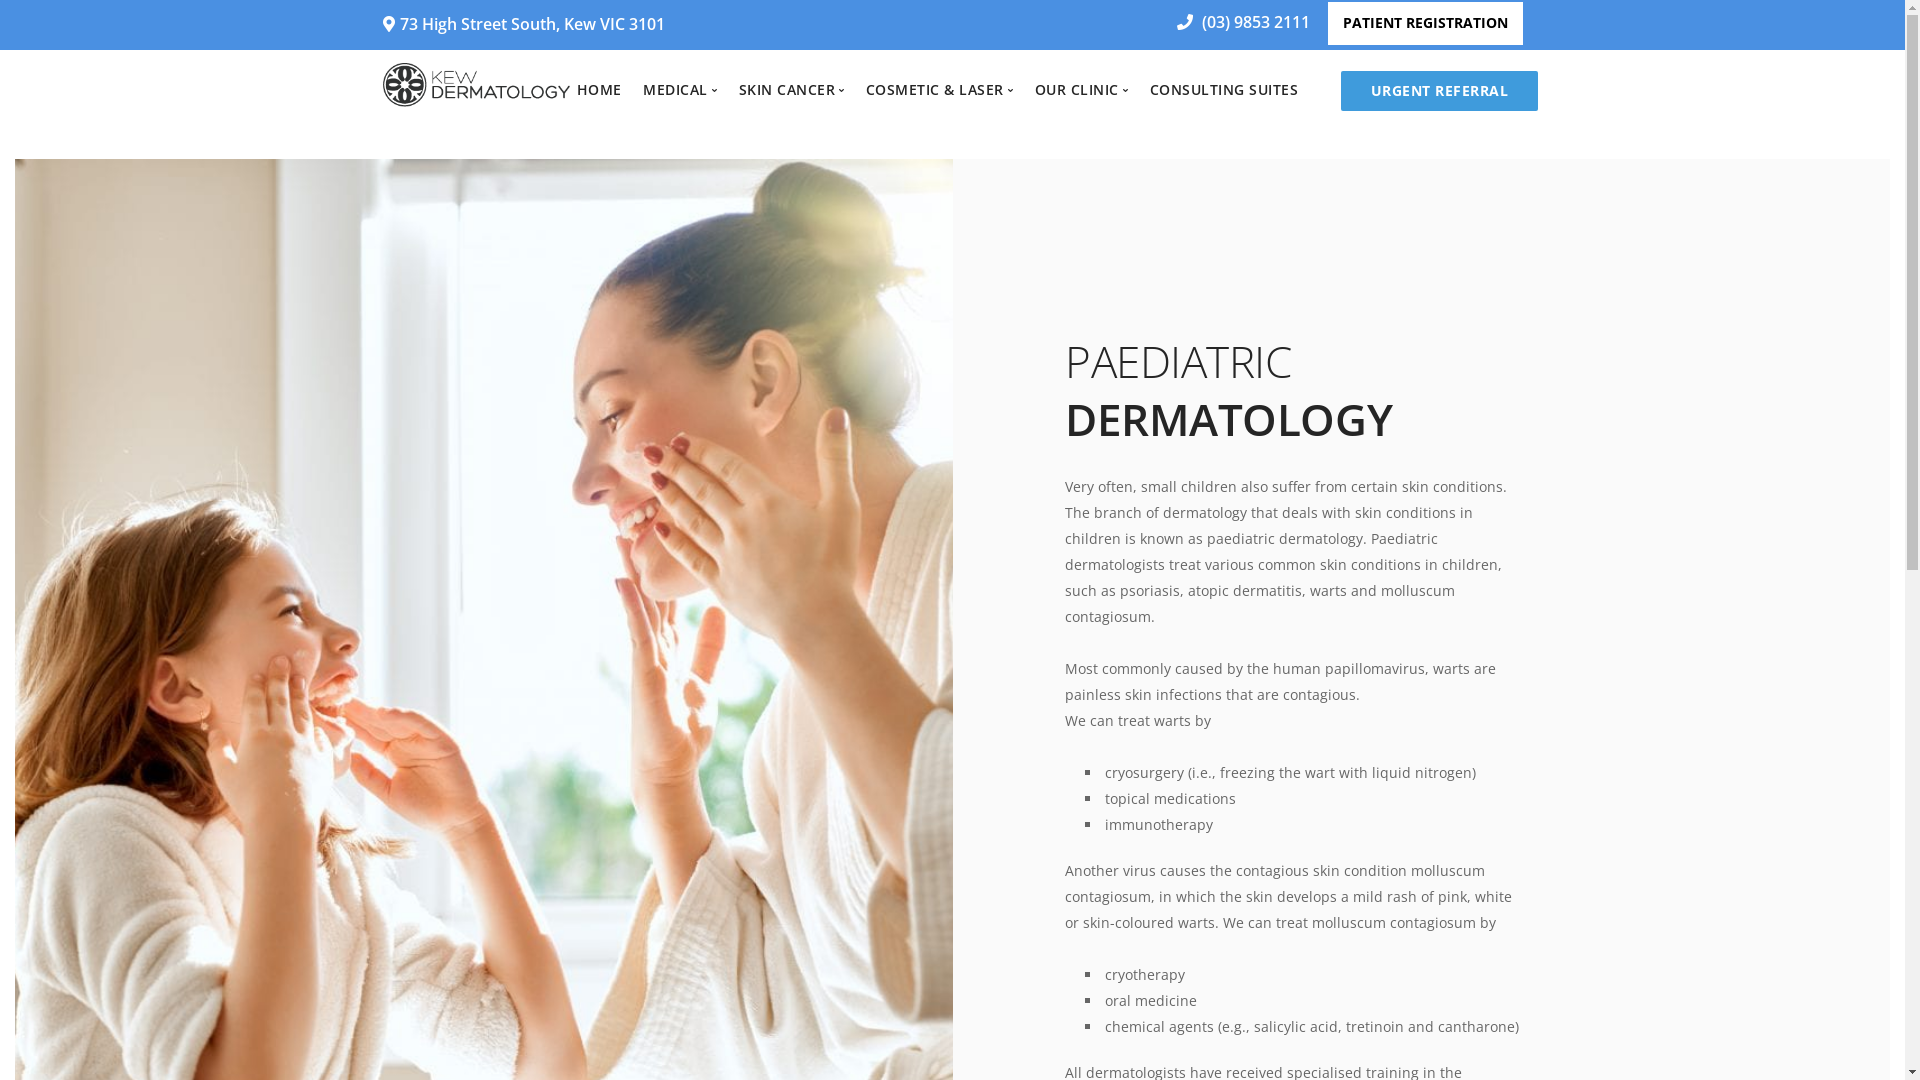 The height and width of the screenshot is (1080, 1920). I want to click on 'CONSULTING SUITES', so click(1150, 88).